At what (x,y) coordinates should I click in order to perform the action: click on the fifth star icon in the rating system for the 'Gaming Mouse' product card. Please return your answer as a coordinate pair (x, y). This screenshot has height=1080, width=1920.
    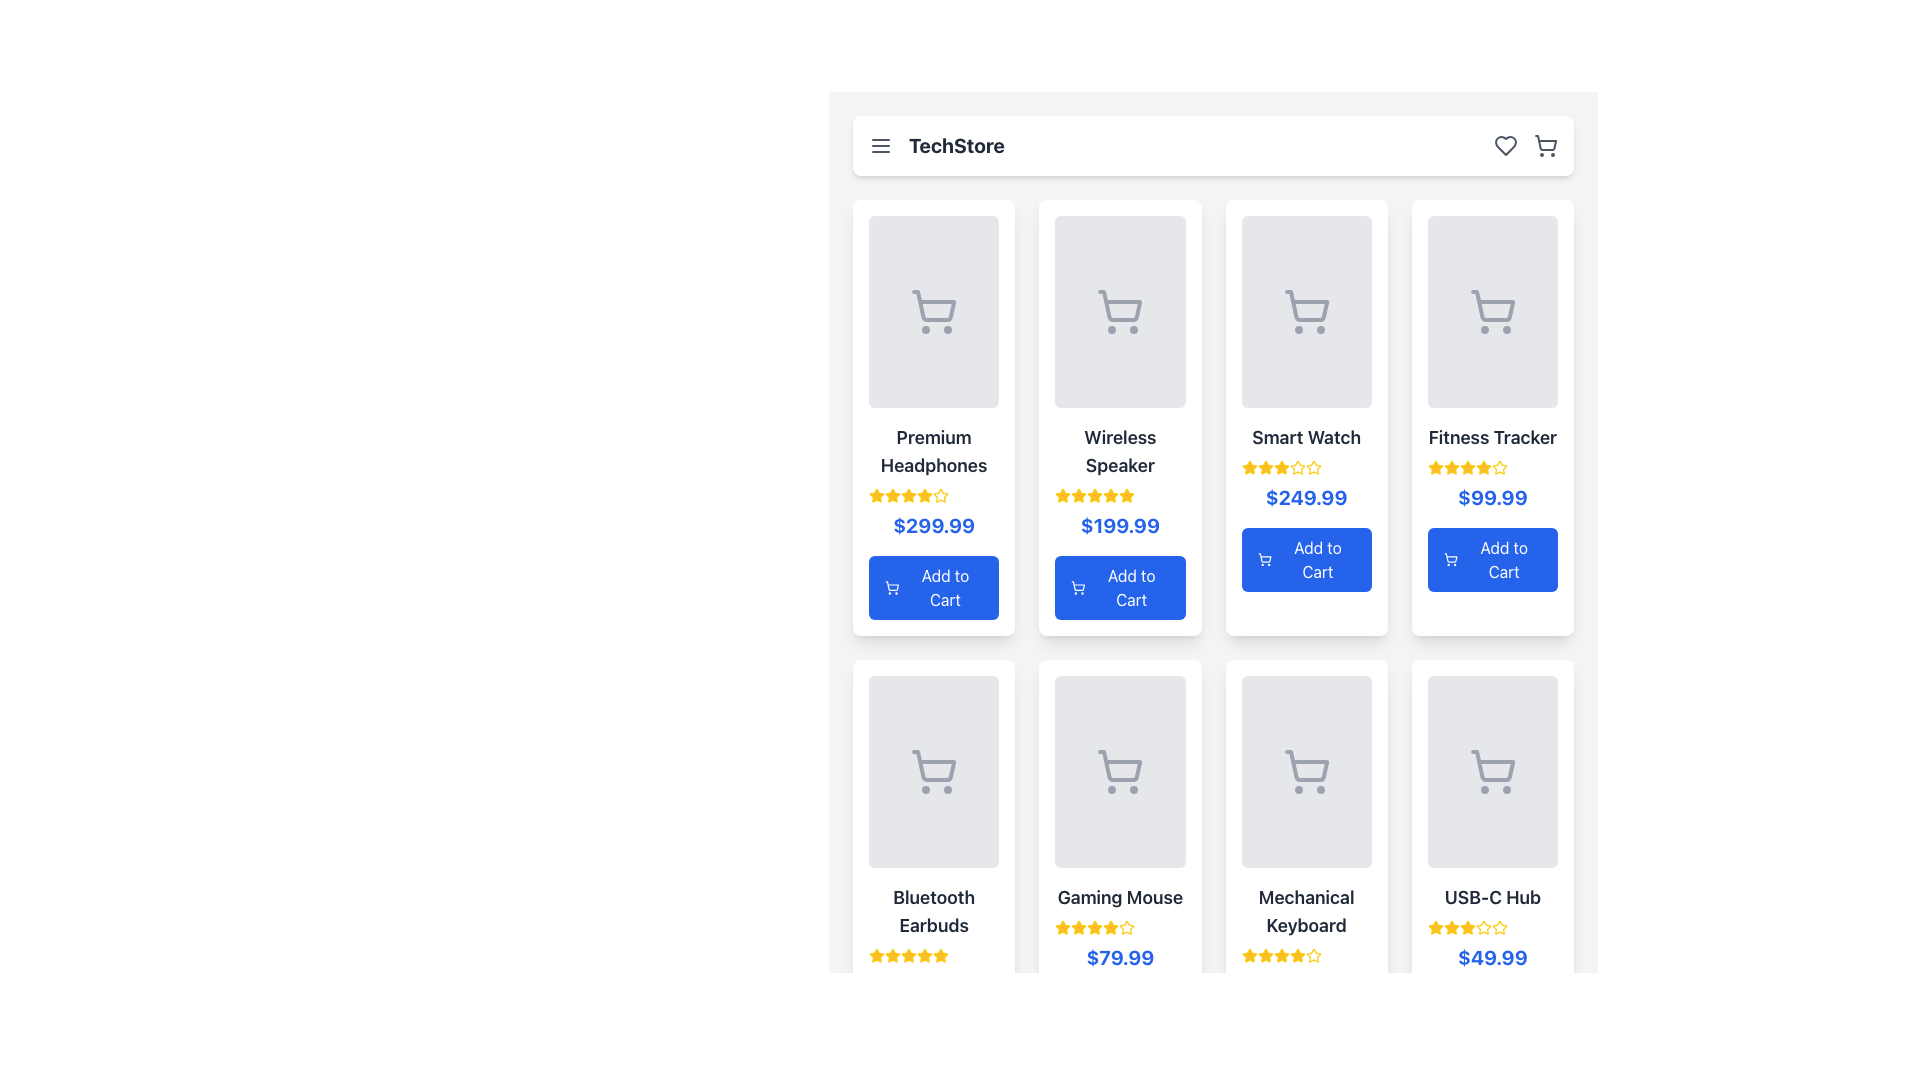
    Looking at the image, I should click on (1127, 928).